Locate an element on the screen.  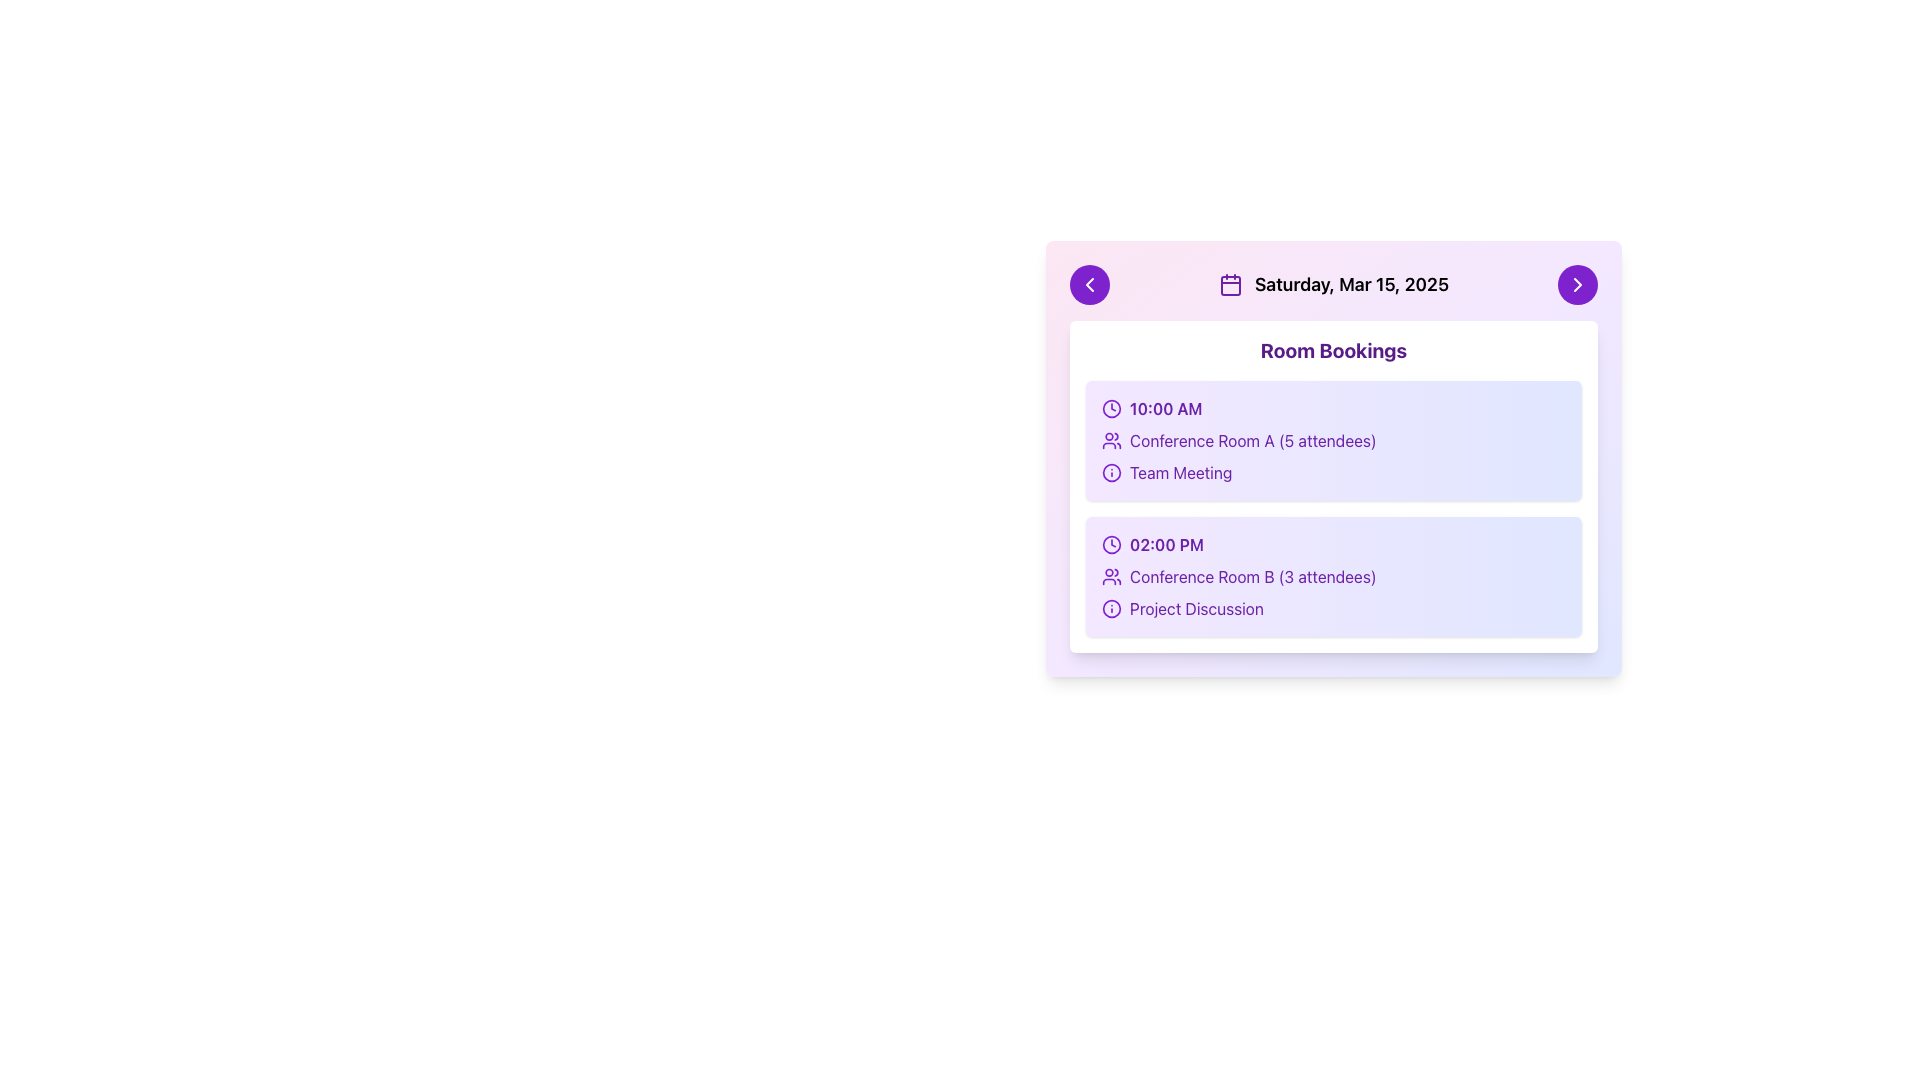
the text label for the scheduled event at 10:00 AM in the 'Room Bookings' section, located to the right of the information icon is located at coordinates (1181, 473).